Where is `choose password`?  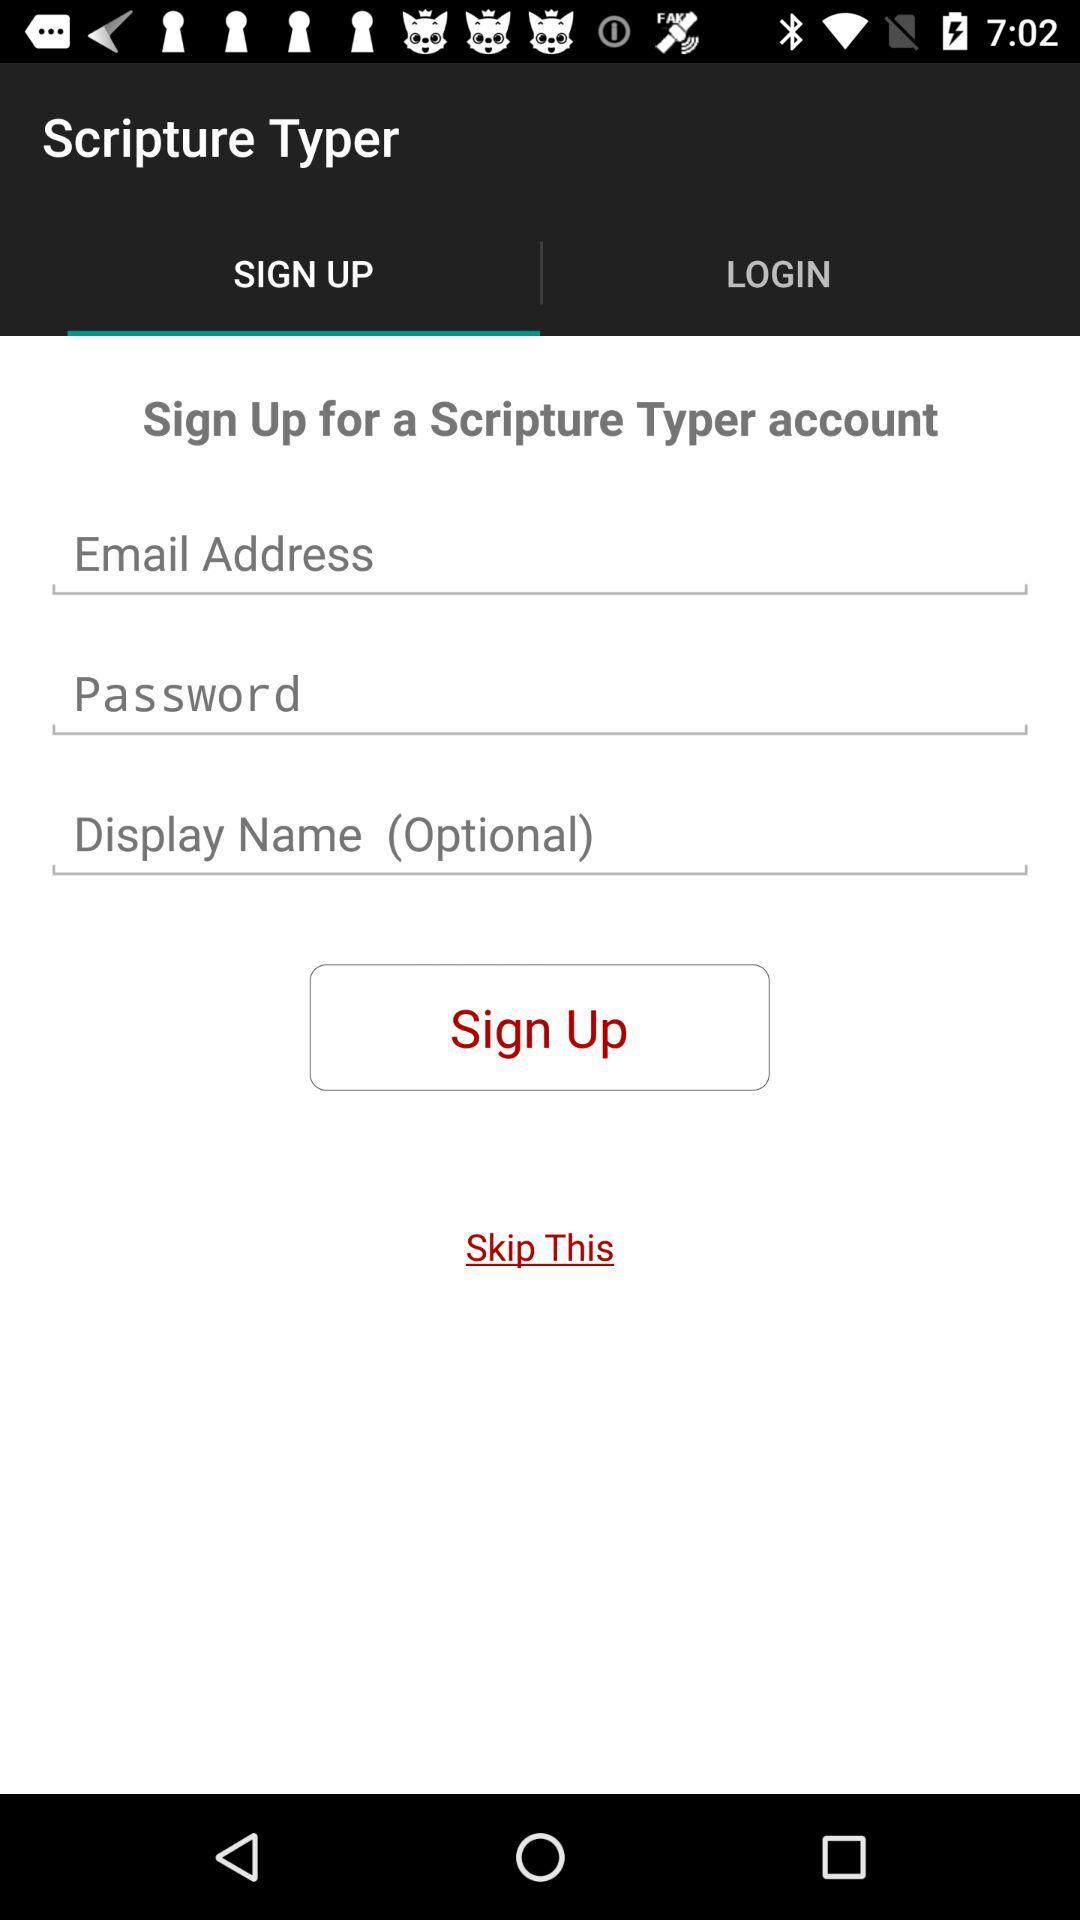 choose password is located at coordinates (540, 693).